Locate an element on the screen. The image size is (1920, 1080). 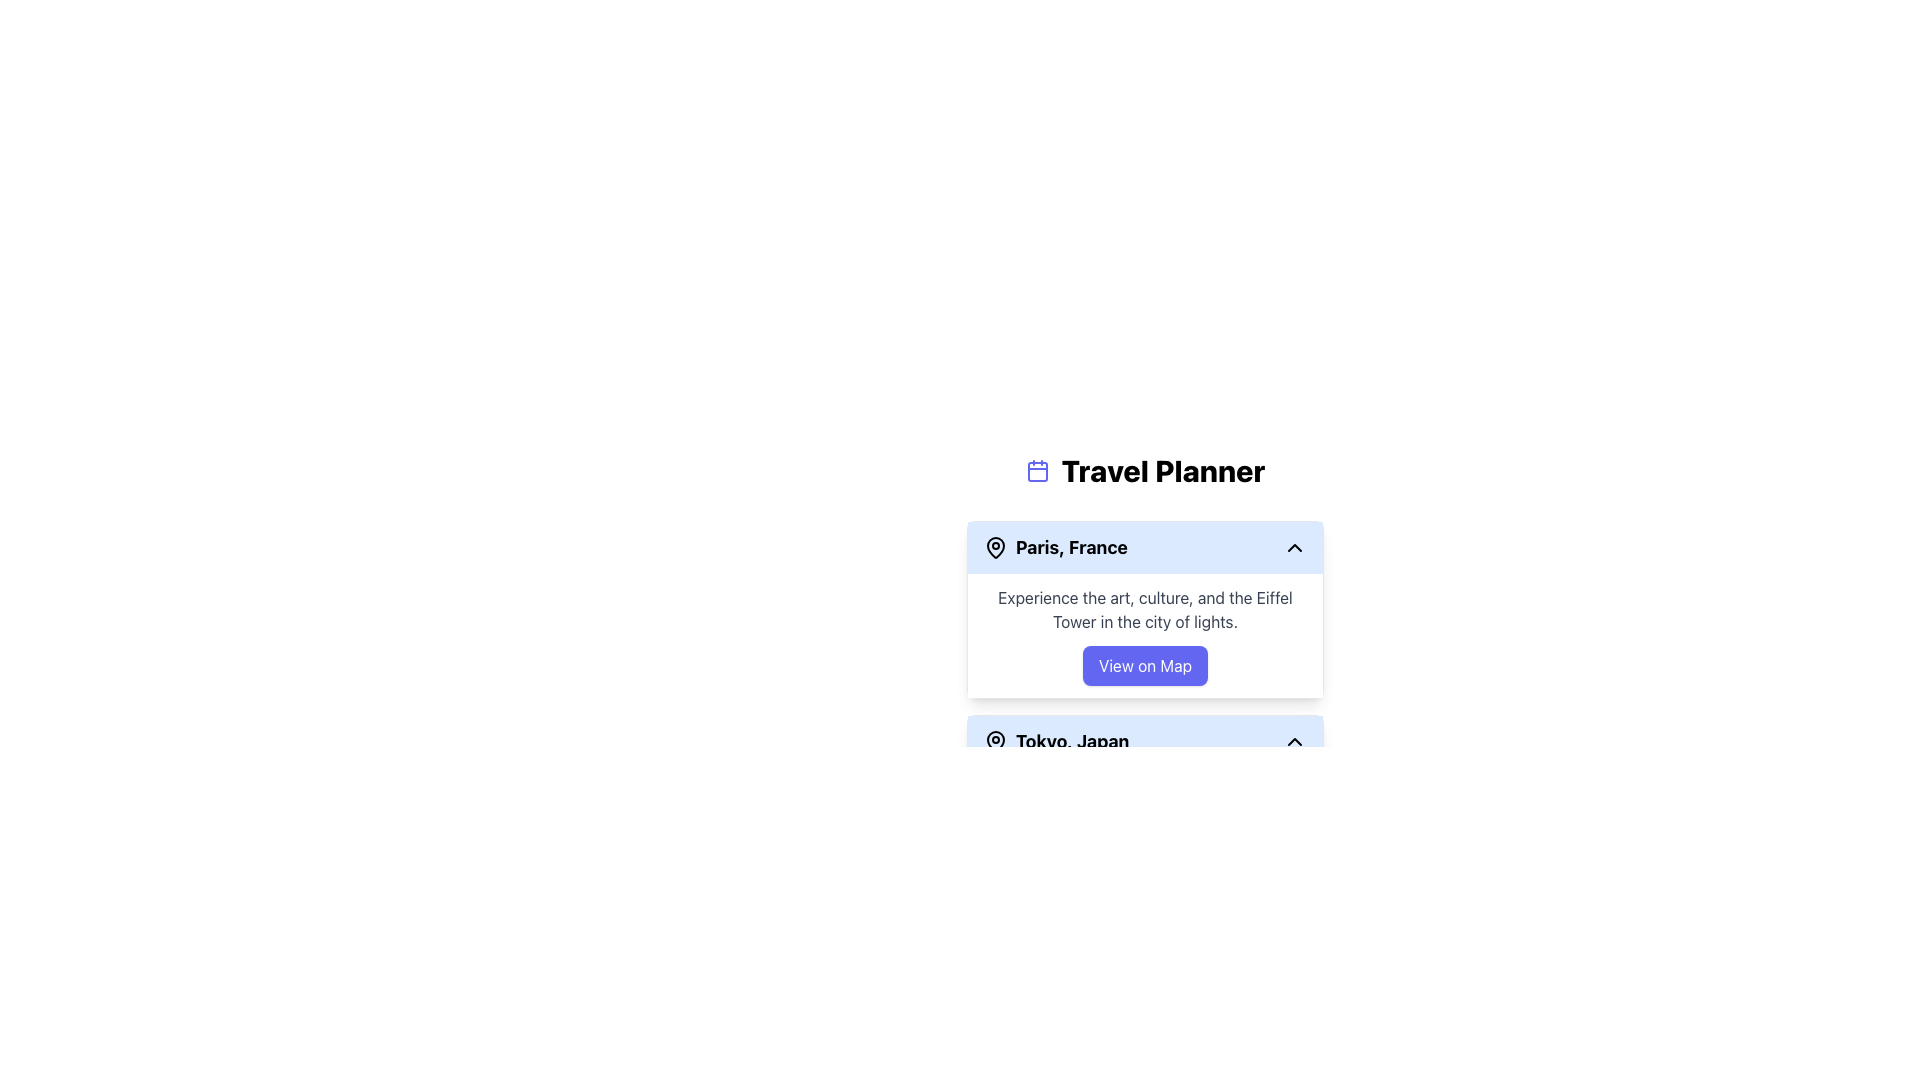
the map-pin icon, which is a minimalist outline design in black, located in the horizontal group next to the text 'Tokyo, Japan', positioned below the 'Paris, France' section is located at coordinates (996, 741).